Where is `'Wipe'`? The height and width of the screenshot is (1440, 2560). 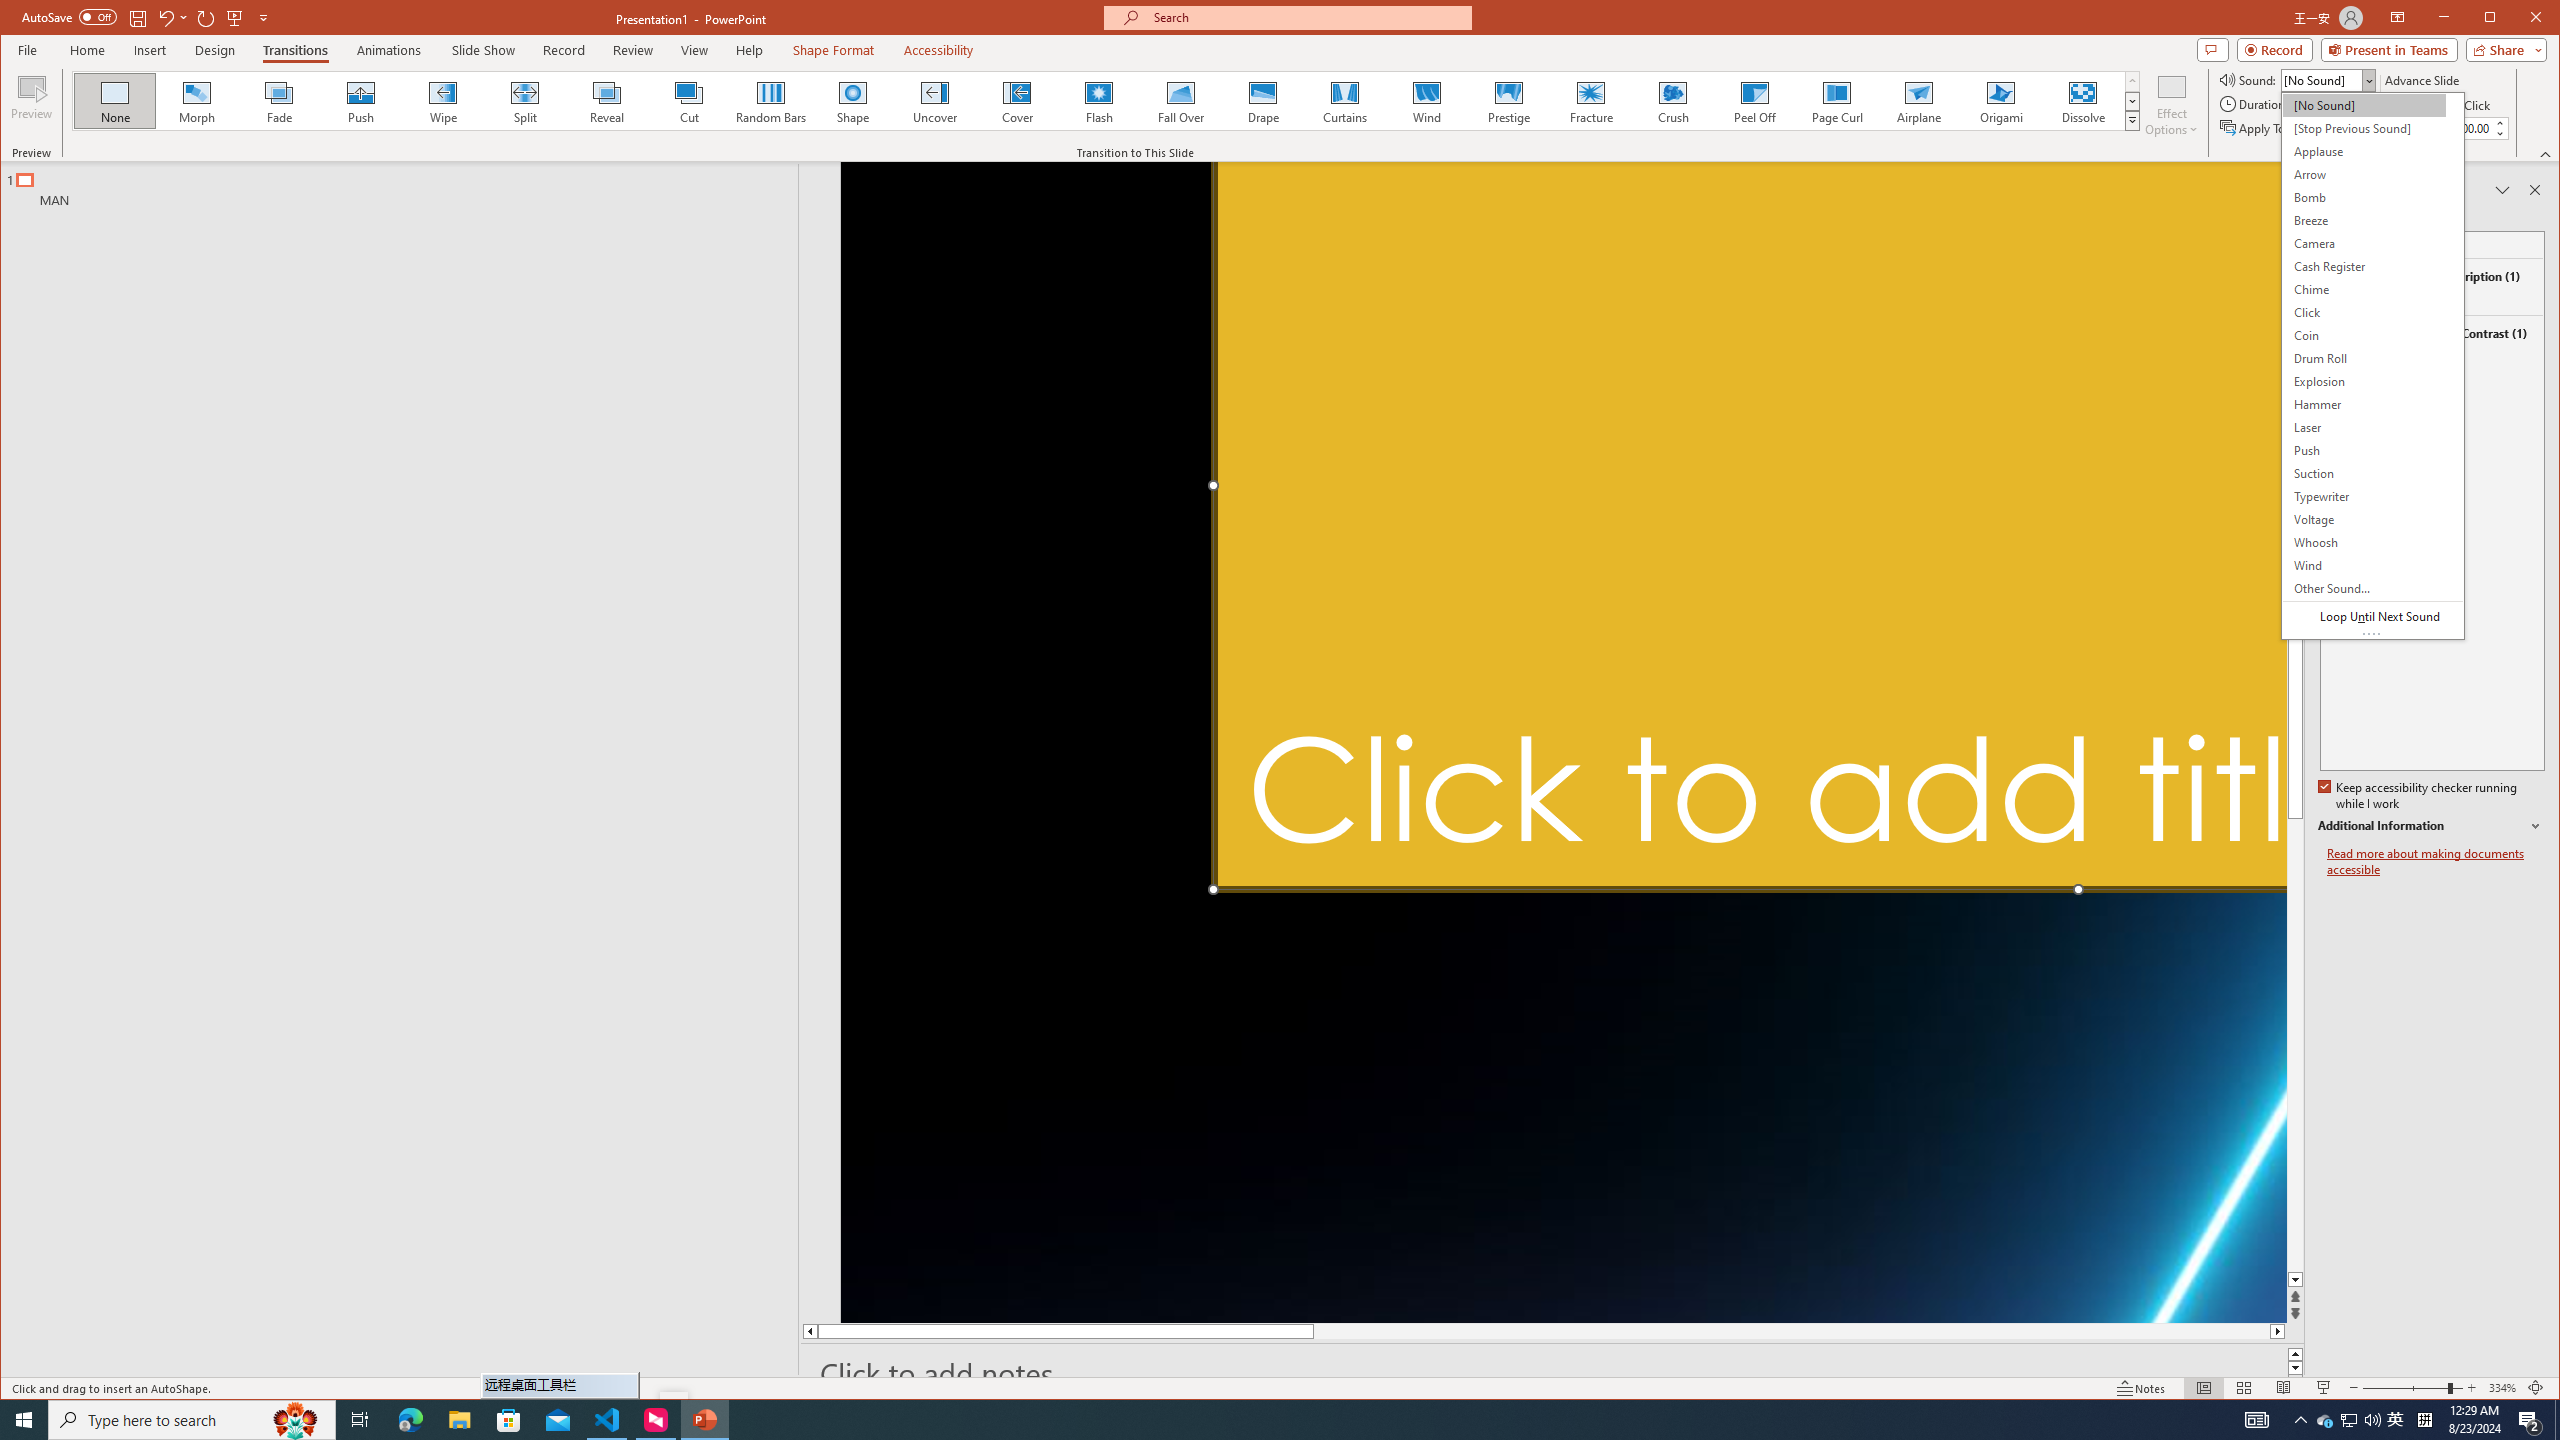
'Wipe' is located at coordinates (441, 100).